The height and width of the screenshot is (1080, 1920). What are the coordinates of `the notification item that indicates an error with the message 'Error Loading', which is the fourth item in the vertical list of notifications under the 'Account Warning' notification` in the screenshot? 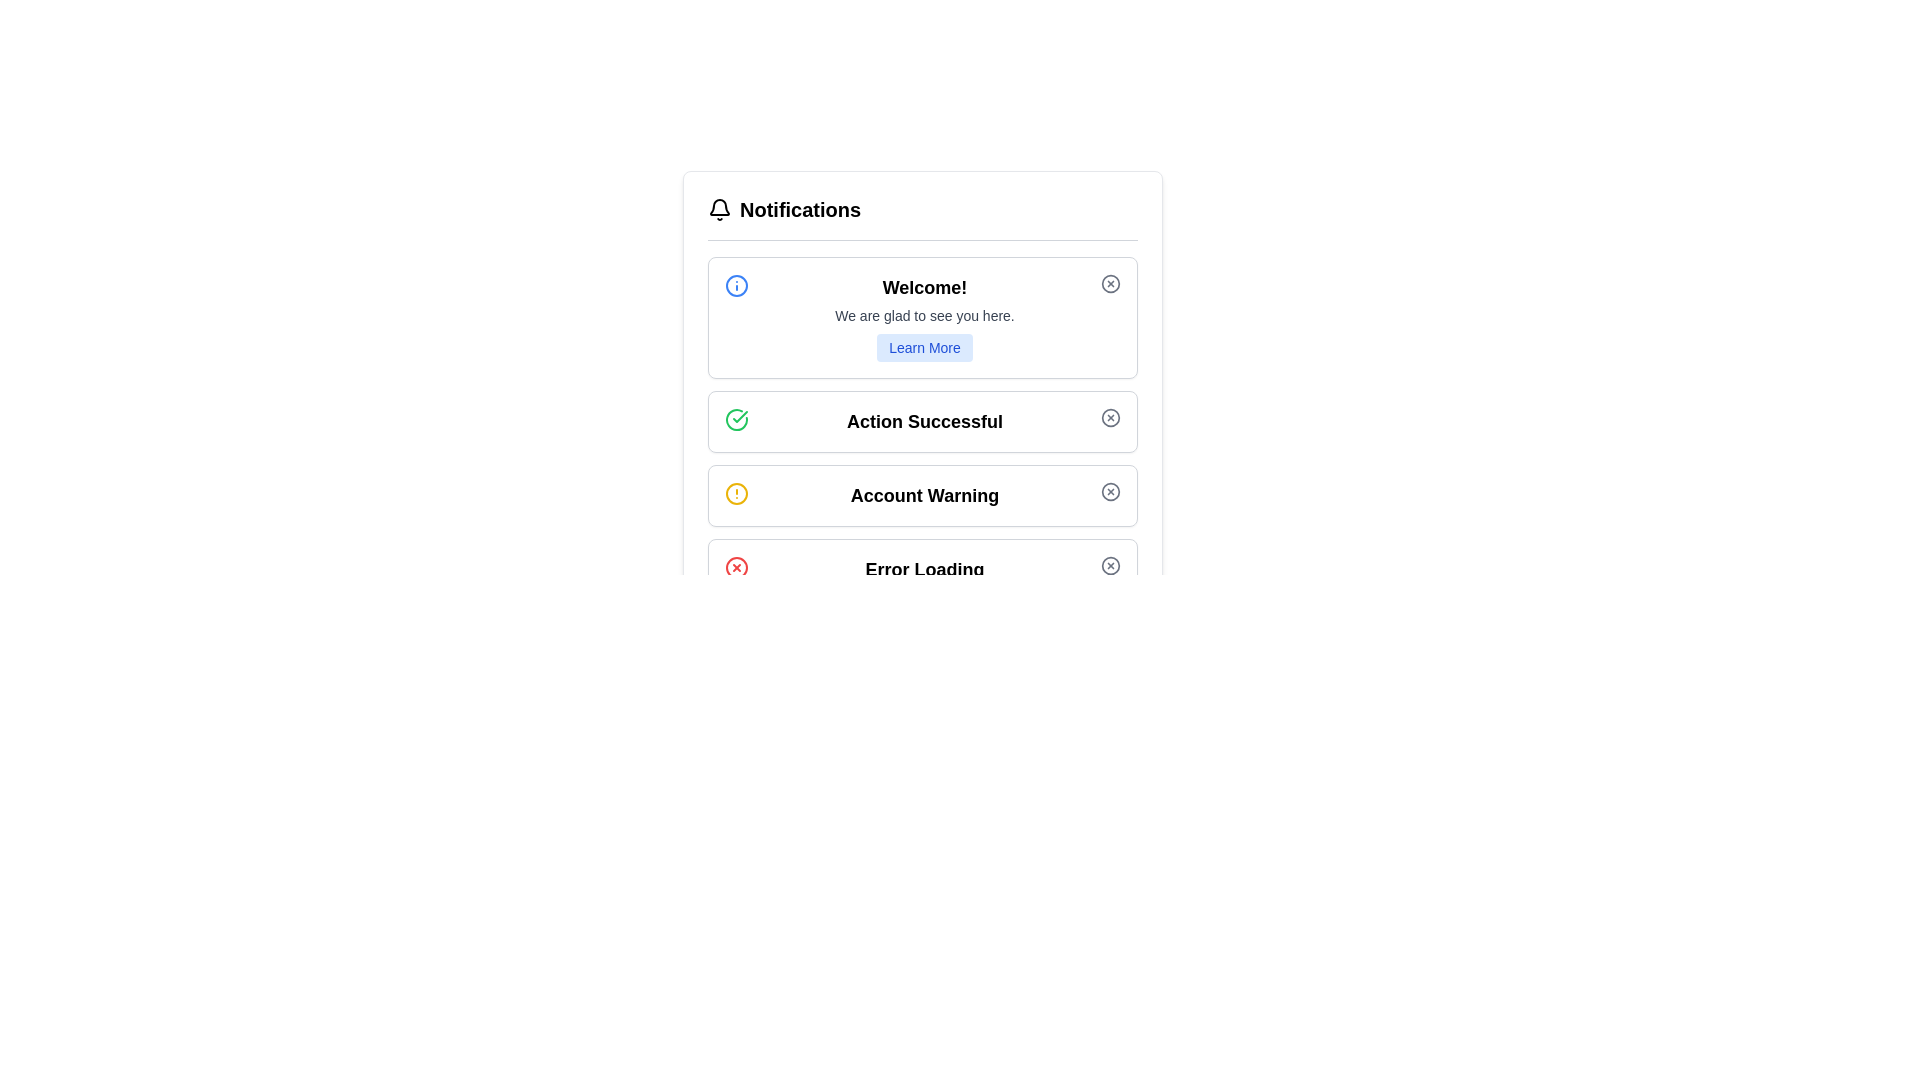 It's located at (921, 570).